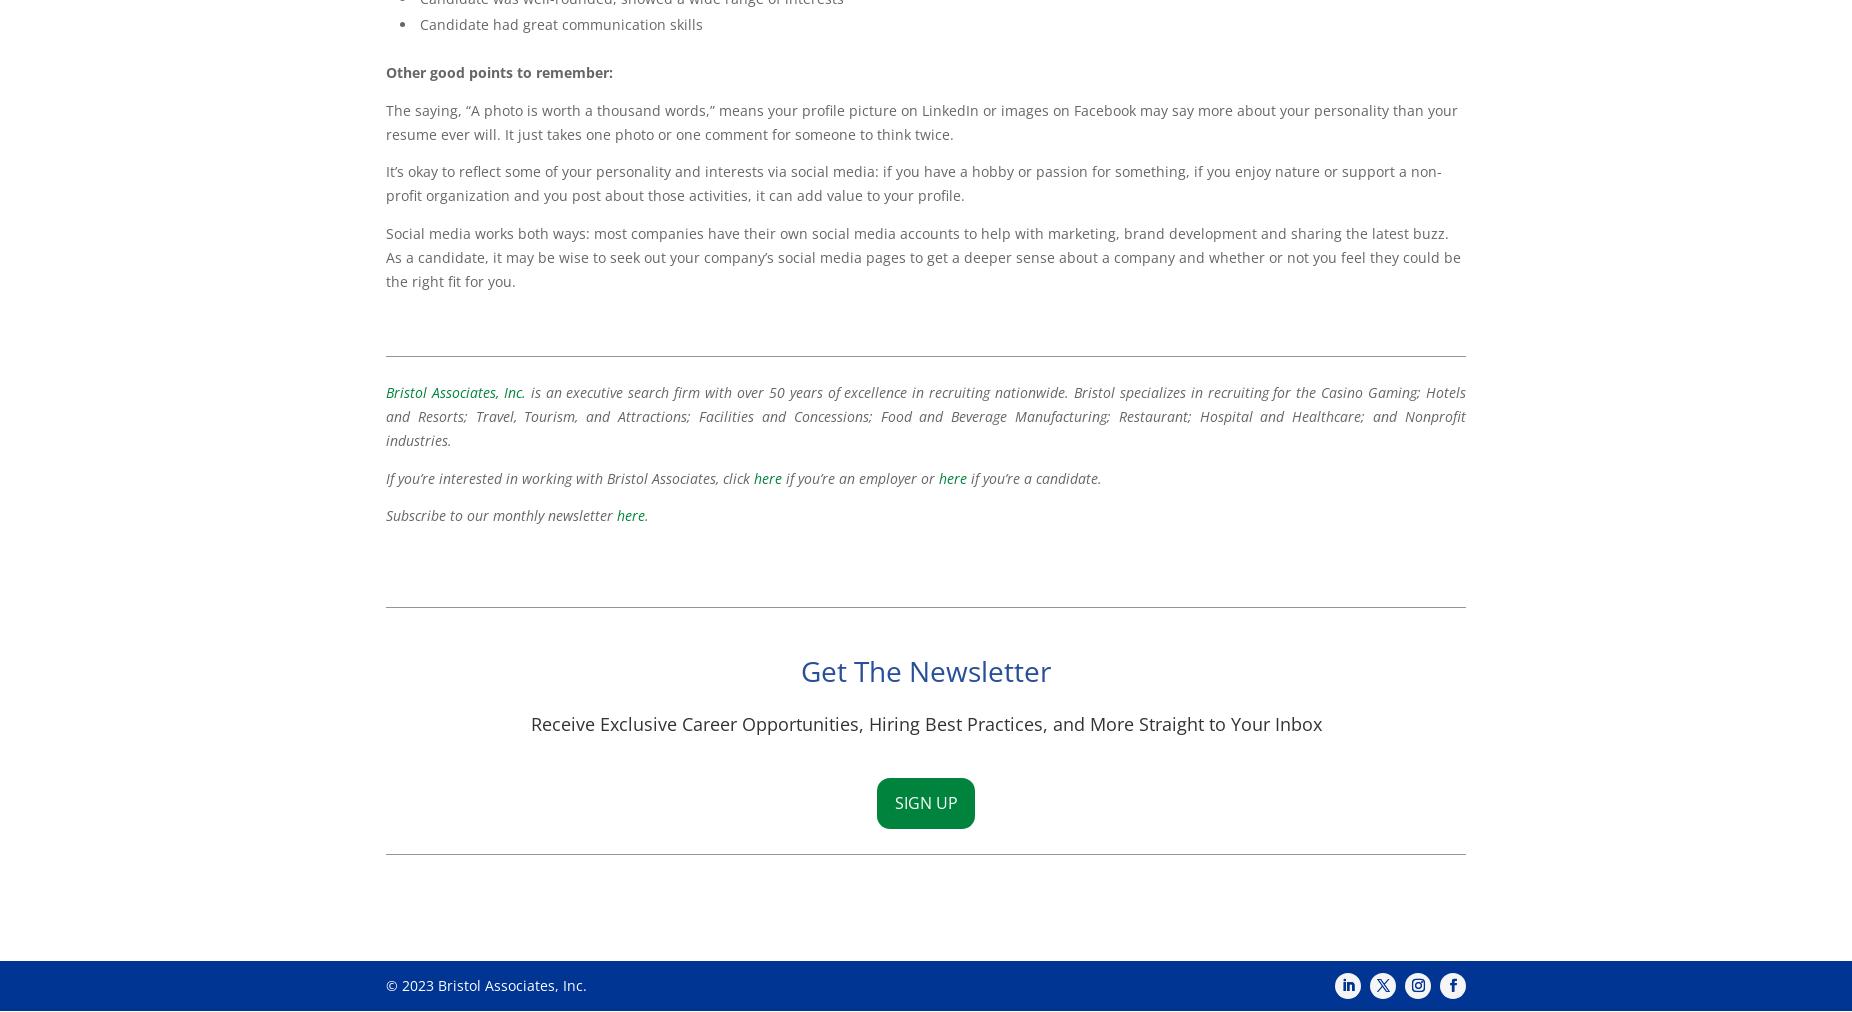  I want to click on 'is an executive search firm with over 50 years of excellence in recruiting nationwide. Bristol specializes in recruiting for the Casino Gaming; Hotels and Resorts; Travel, Tourism, and Attractions; Facilities and Concessions; Food and Beverage Manufacturing; Restaurant; Hospital and Healthcare; and Nonprofit industries.', so click(385, 416).